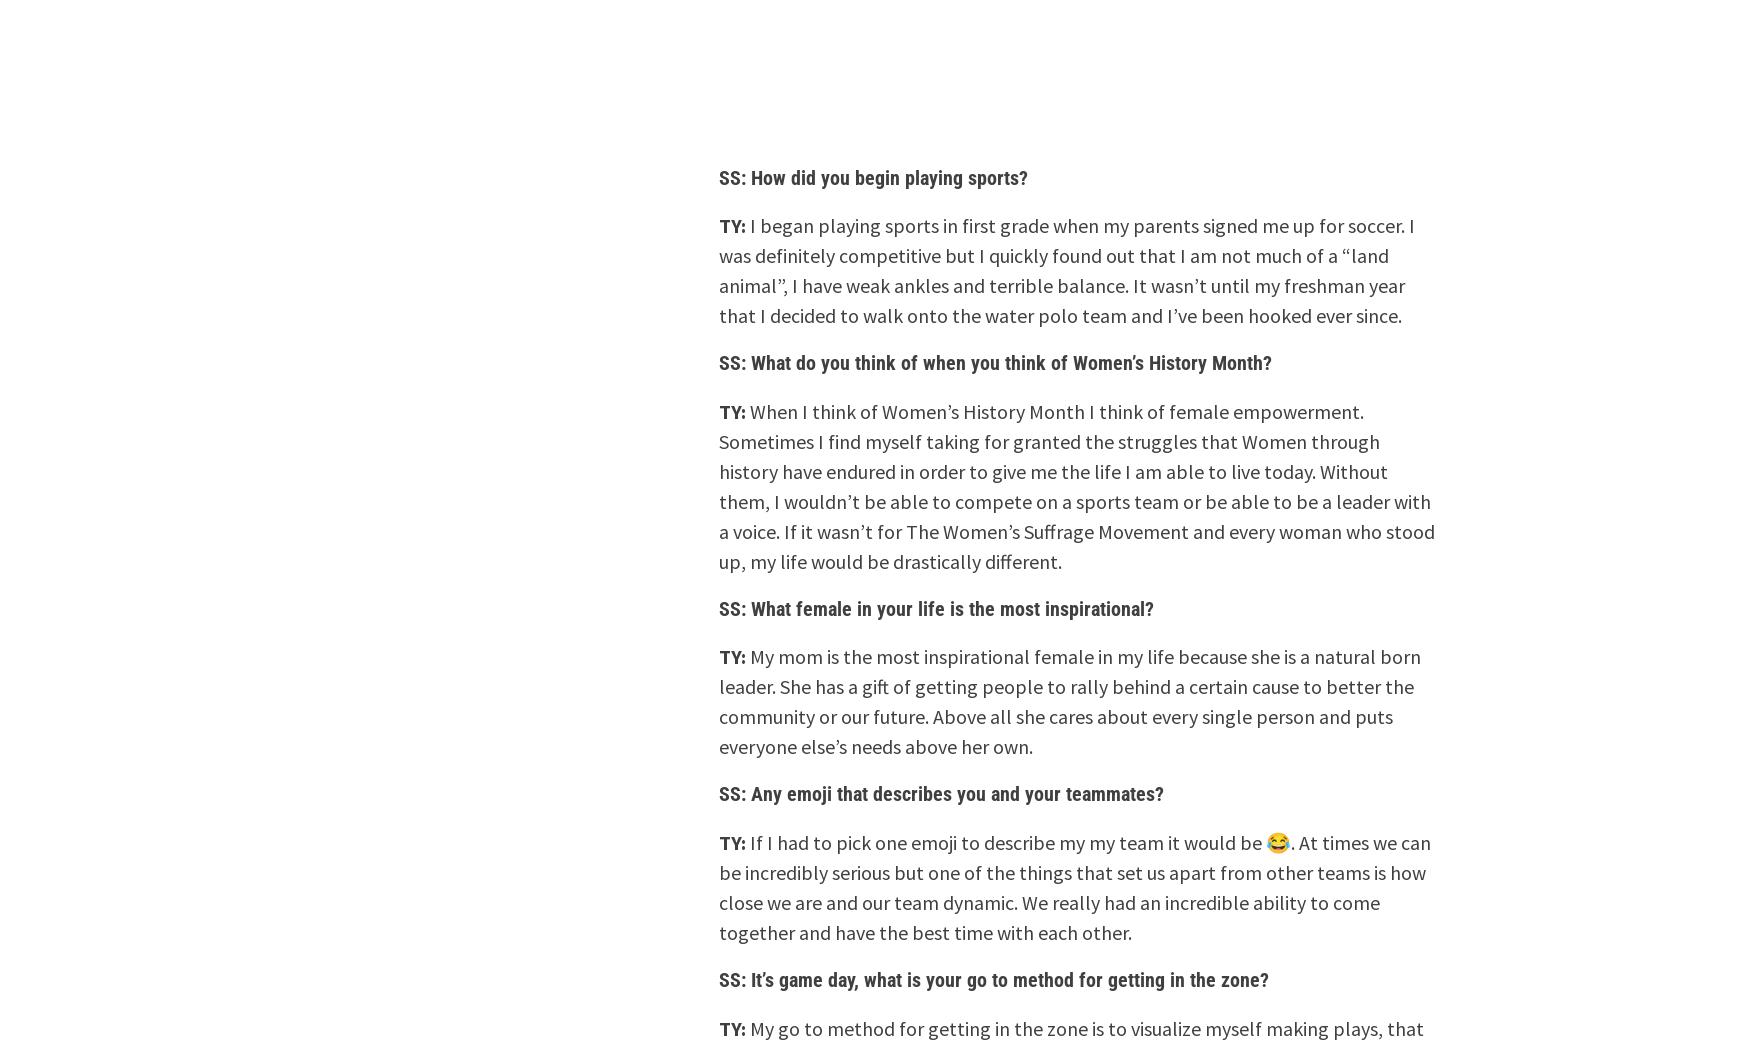 The width and height of the screenshot is (1750, 1040). What do you see at coordinates (719, 177) in the screenshot?
I see `'SS: How did you begin playing sports?'` at bounding box center [719, 177].